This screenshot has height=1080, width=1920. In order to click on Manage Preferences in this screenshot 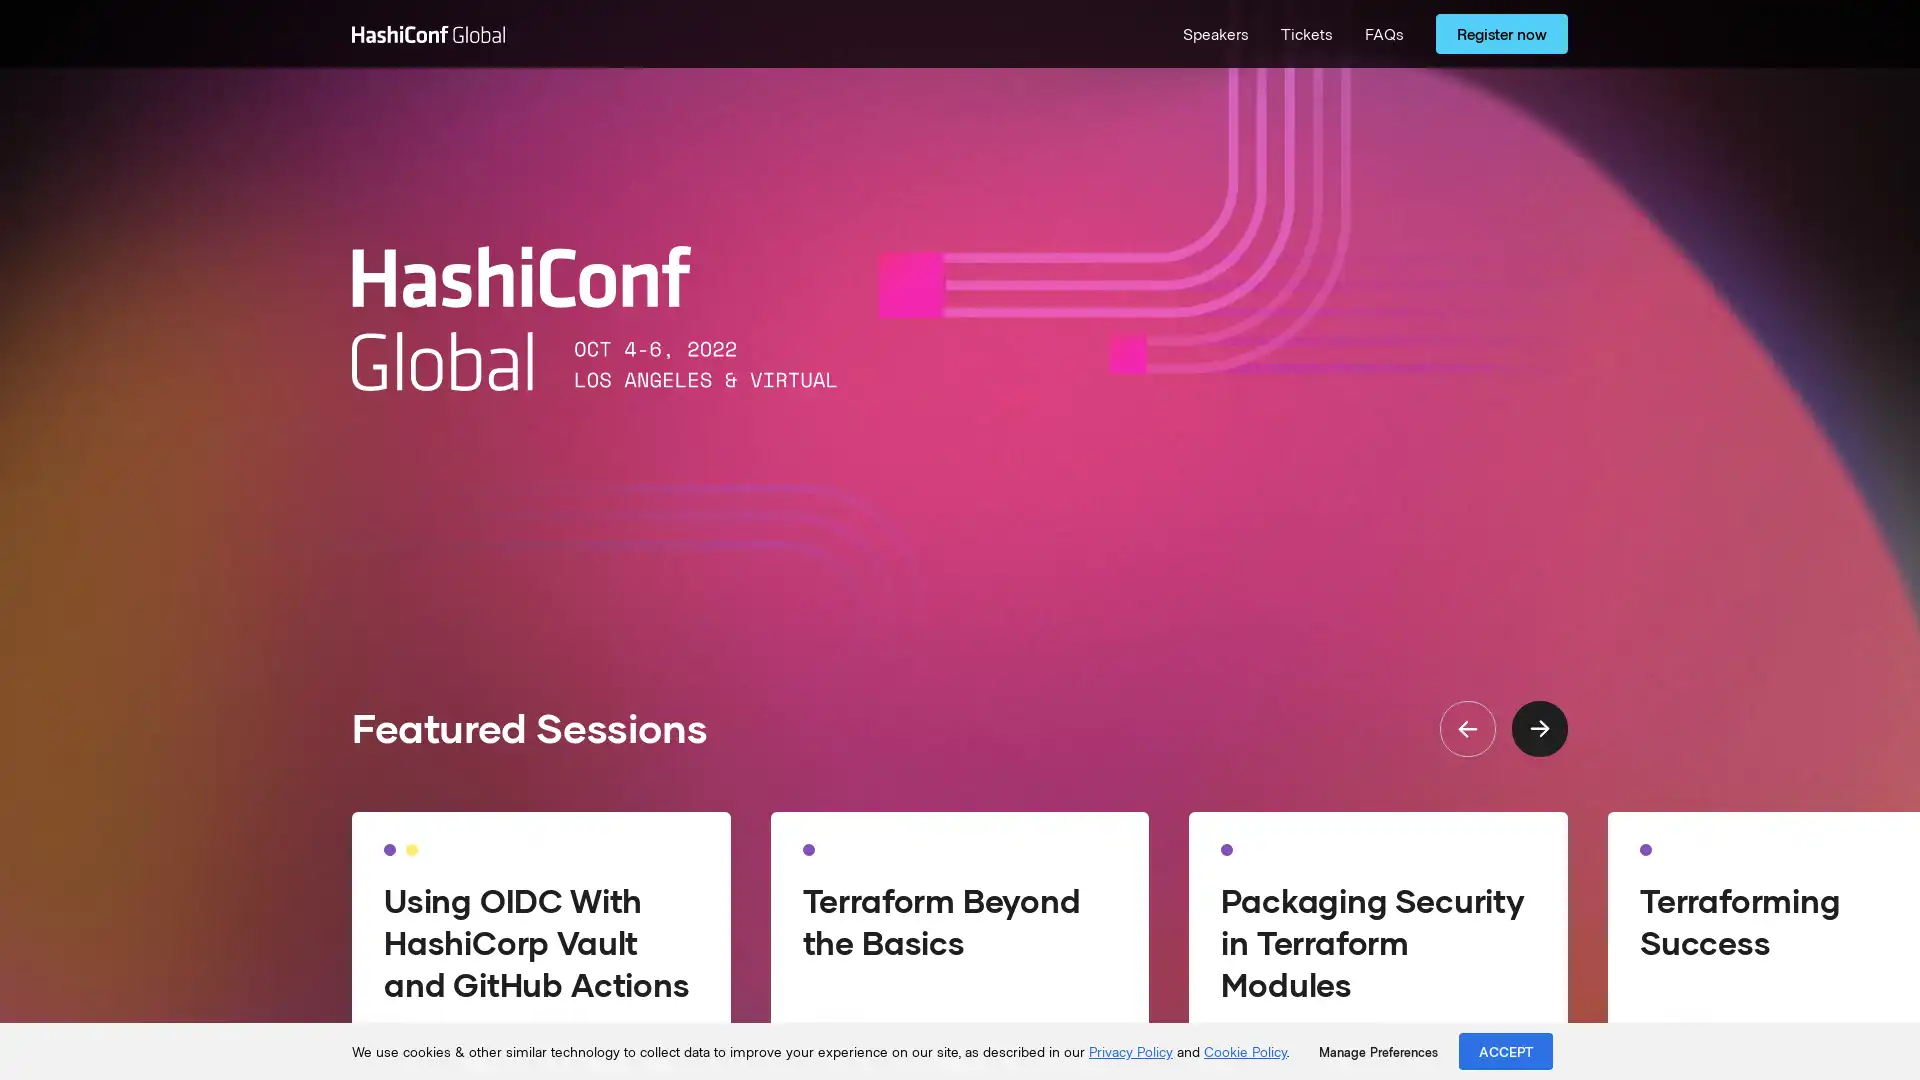, I will do `click(1377, 1051)`.